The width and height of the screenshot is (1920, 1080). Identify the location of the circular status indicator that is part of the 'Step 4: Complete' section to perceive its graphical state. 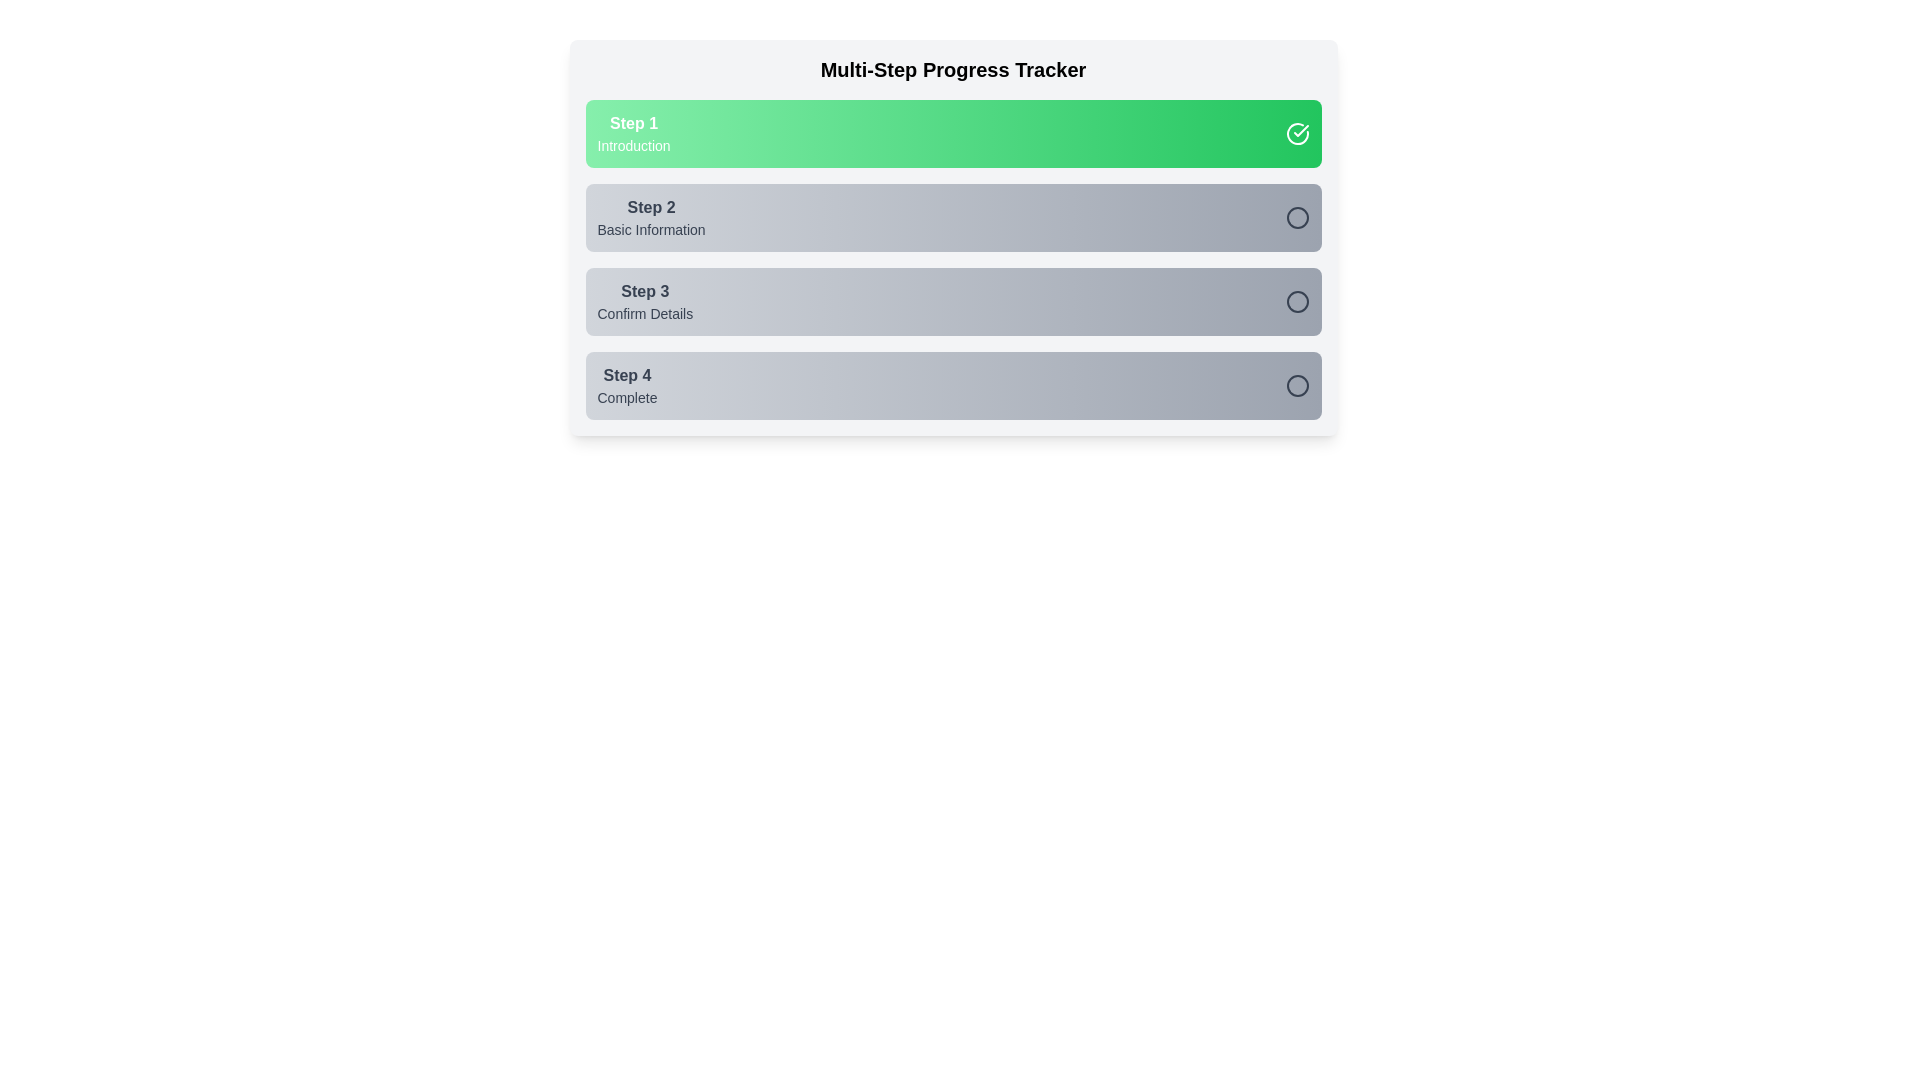
(1297, 385).